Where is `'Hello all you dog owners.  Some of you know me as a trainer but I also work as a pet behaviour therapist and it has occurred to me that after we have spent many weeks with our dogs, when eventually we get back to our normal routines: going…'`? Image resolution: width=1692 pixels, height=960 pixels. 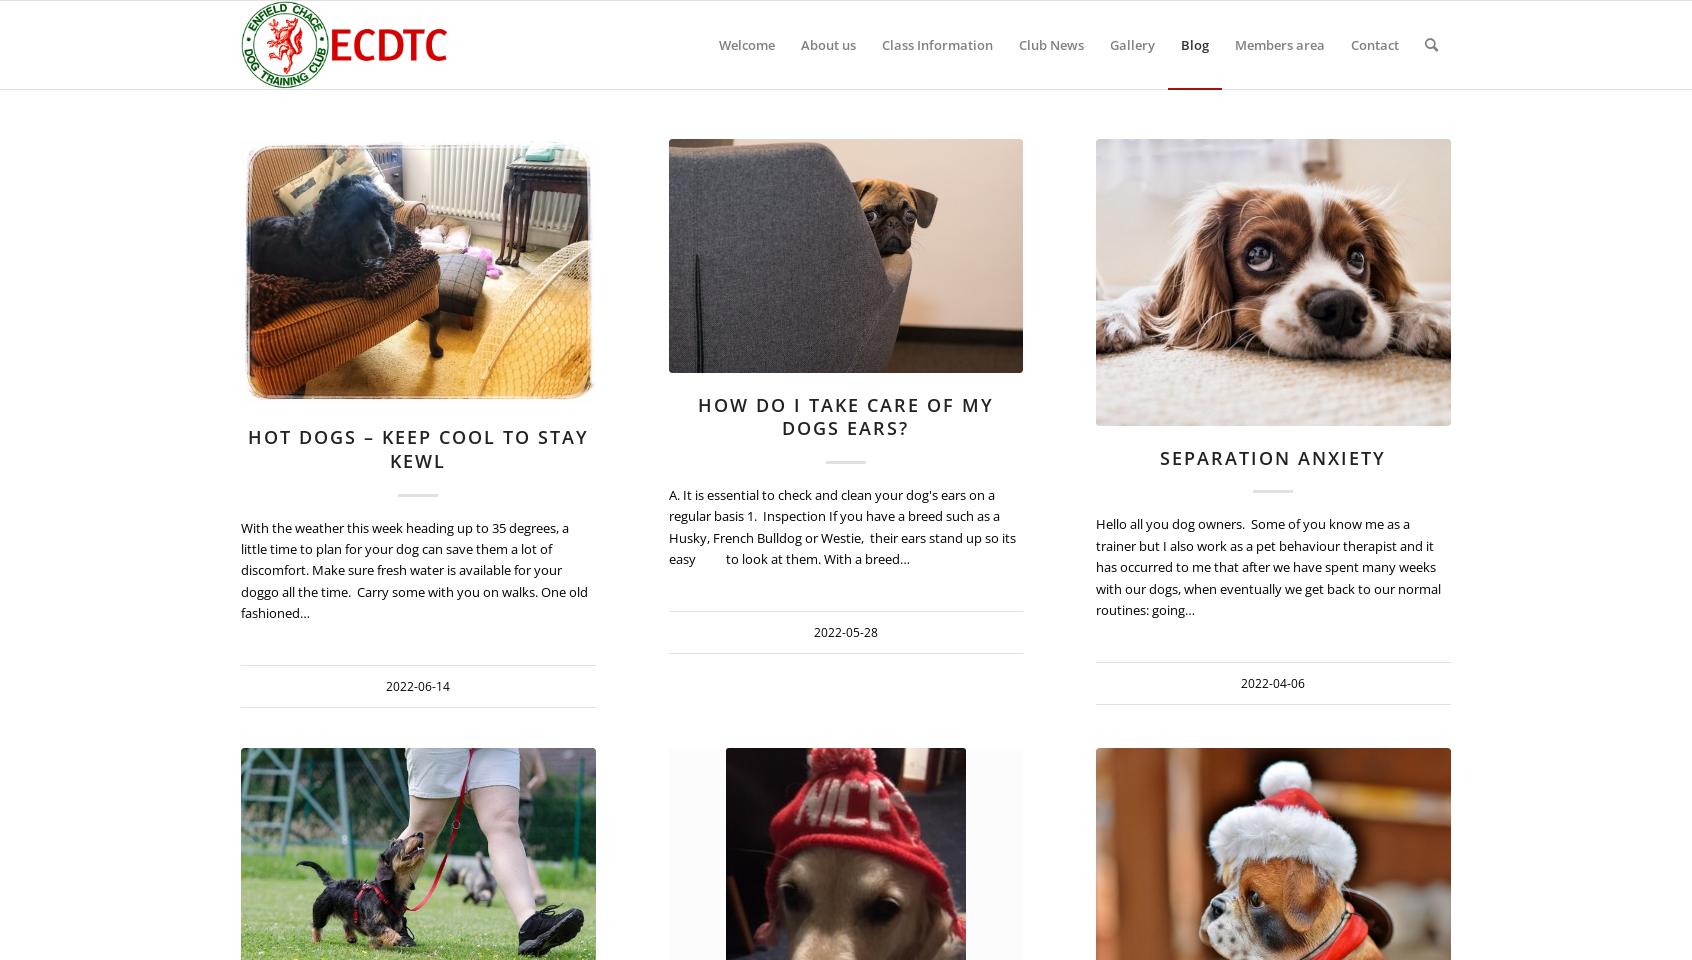
'Hello all you dog owners.  Some of you know me as a trainer but I also work as a pet behaviour therapist and it has occurred to me that after we have spent many weeks with our dogs, when eventually we get back to our normal routines: going…' is located at coordinates (1268, 566).